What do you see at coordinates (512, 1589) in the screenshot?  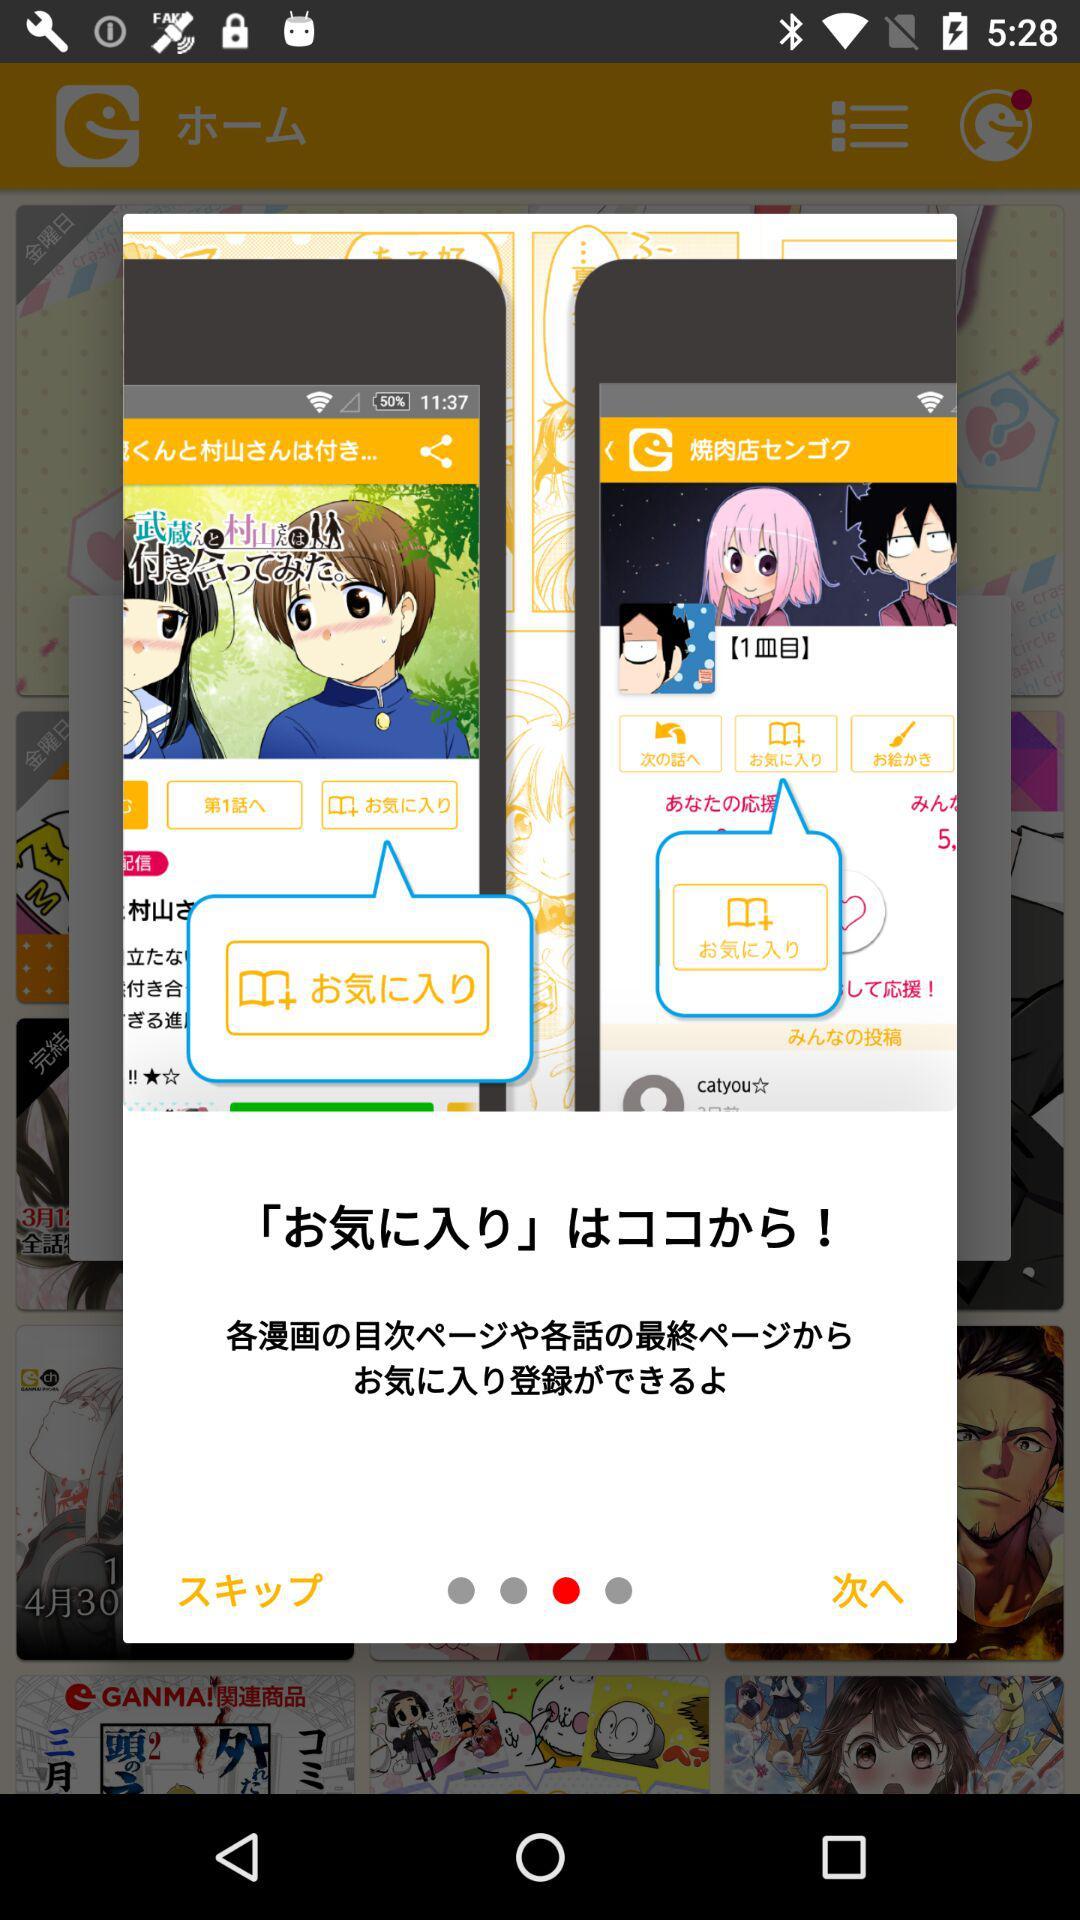 I see `previous page` at bounding box center [512, 1589].